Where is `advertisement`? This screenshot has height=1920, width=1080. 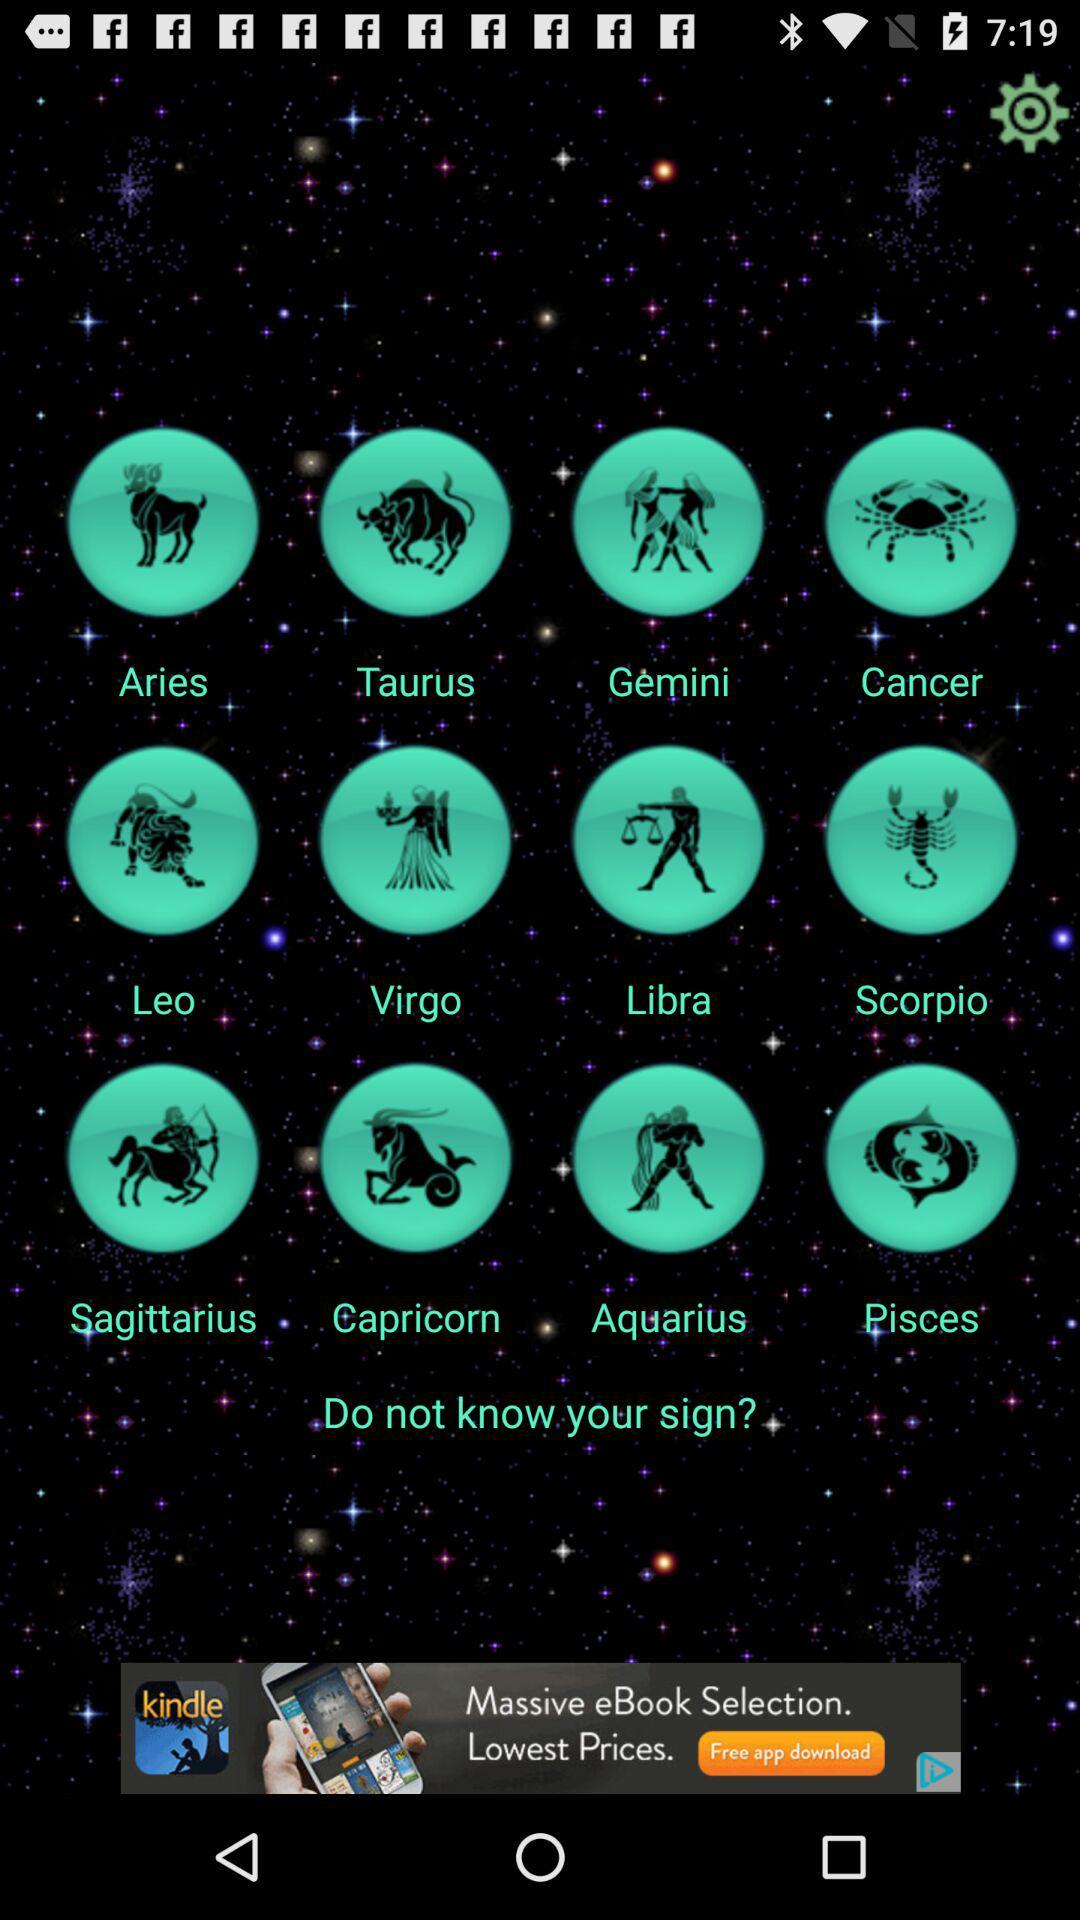 advertisement is located at coordinates (540, 1727).